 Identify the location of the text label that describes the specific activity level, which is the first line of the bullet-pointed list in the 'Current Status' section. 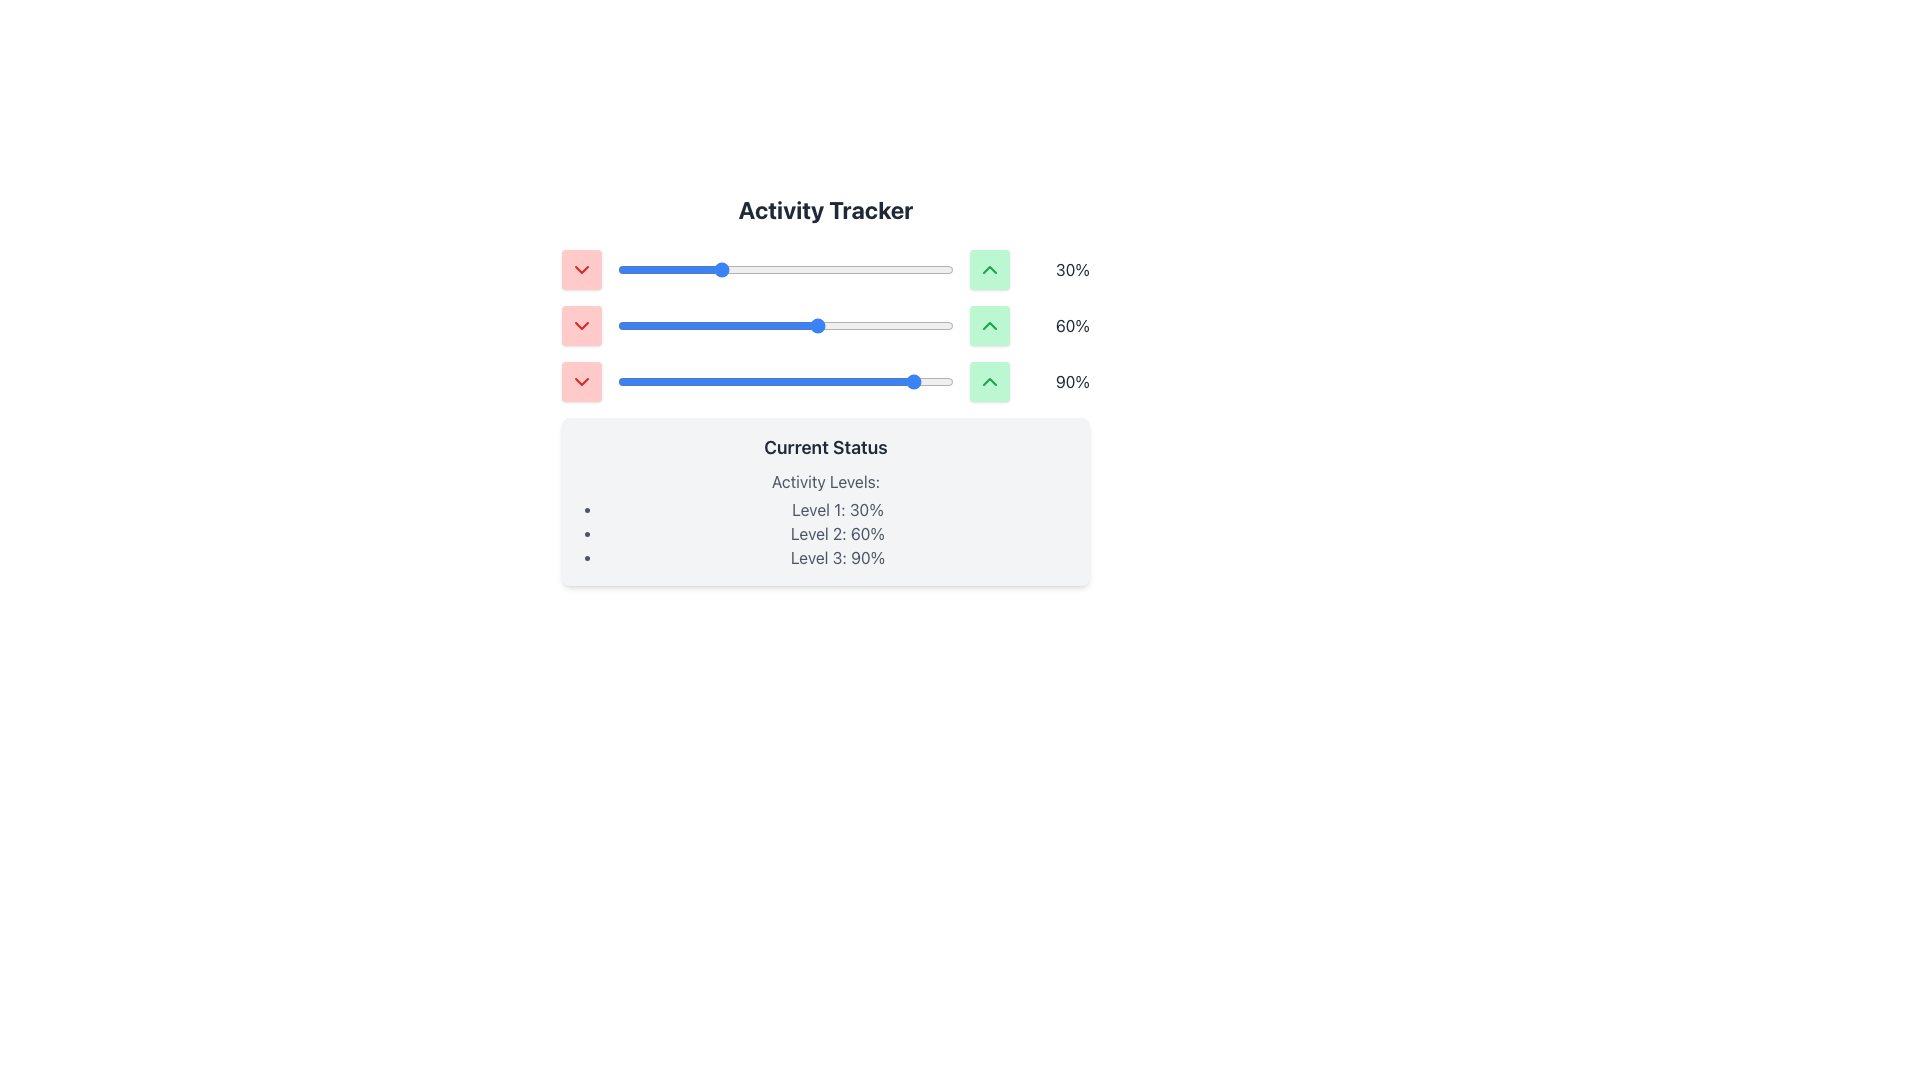
(838, 508).